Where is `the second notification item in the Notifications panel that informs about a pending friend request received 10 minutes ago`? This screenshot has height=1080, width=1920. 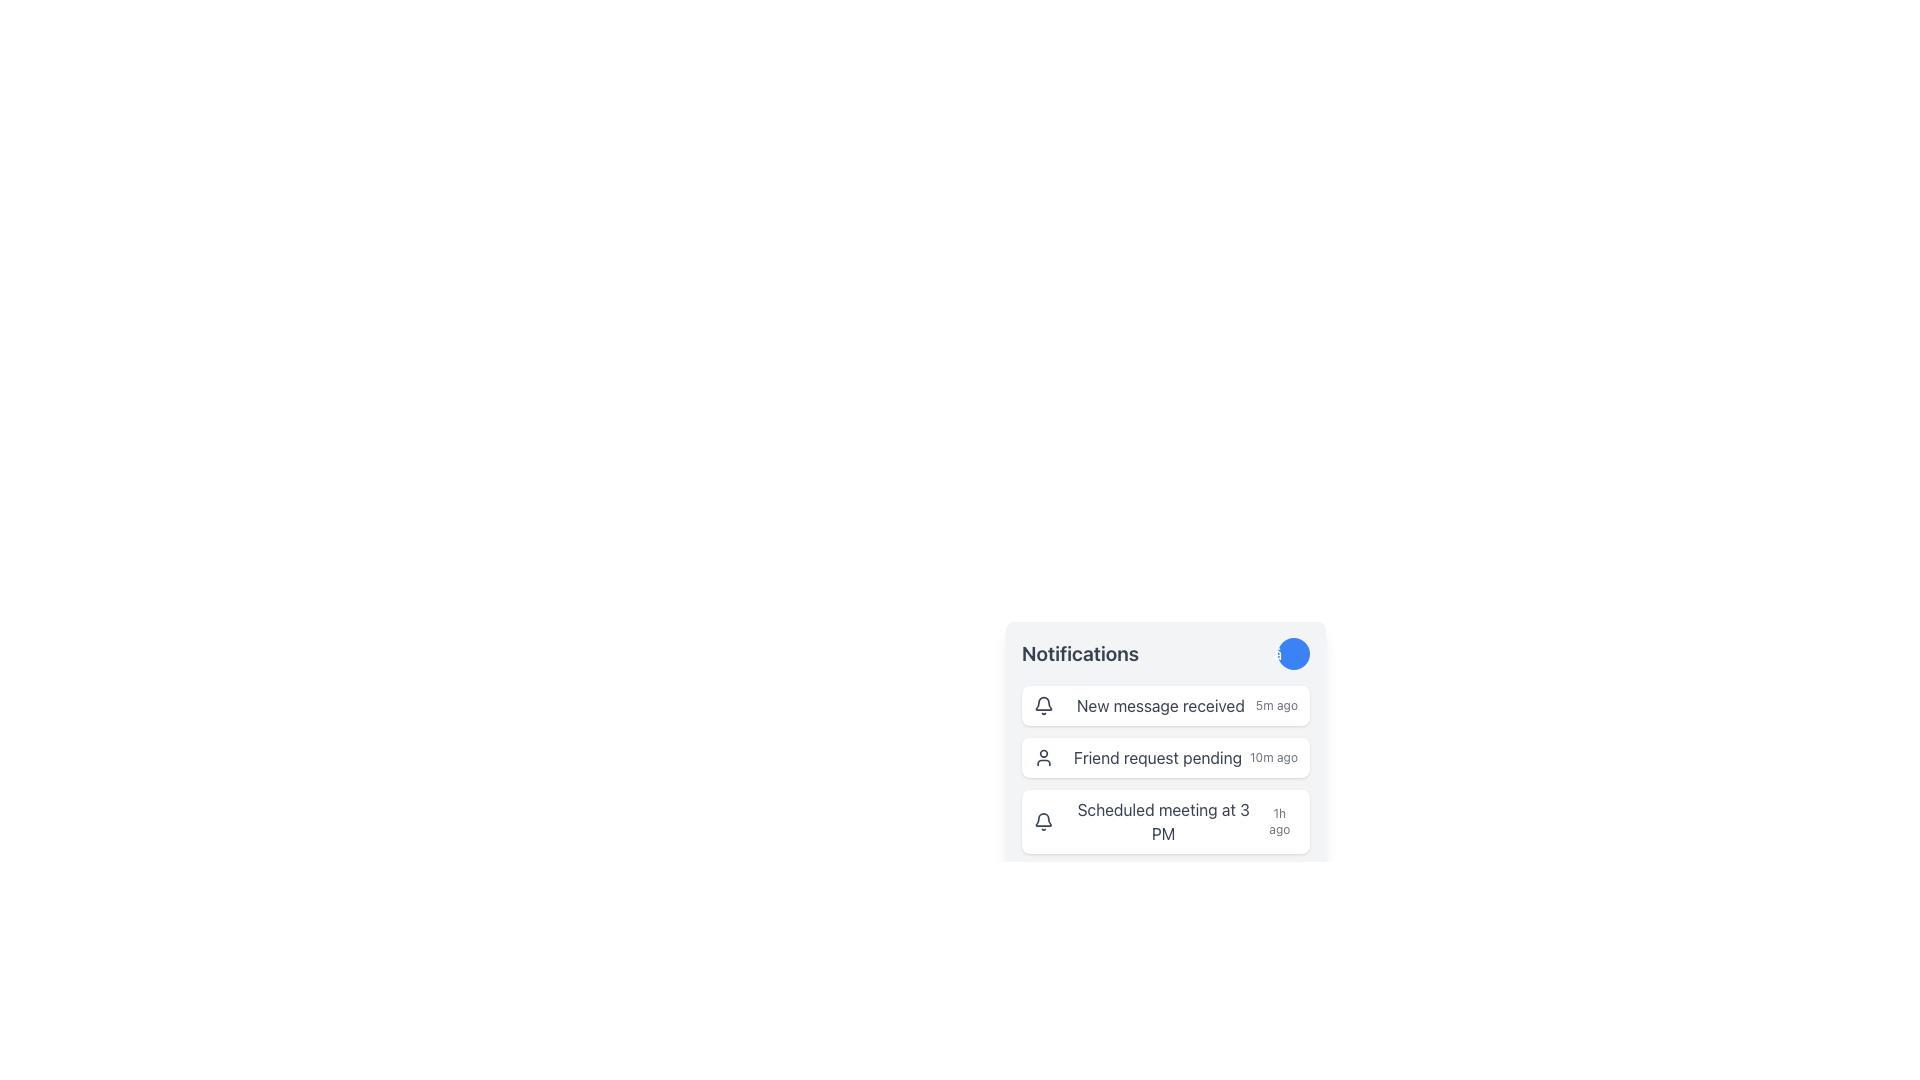
the second notification item in the Notifications panel that informs about a pending friend request received 10 minutes ago is located at coordinates (1166, 769).